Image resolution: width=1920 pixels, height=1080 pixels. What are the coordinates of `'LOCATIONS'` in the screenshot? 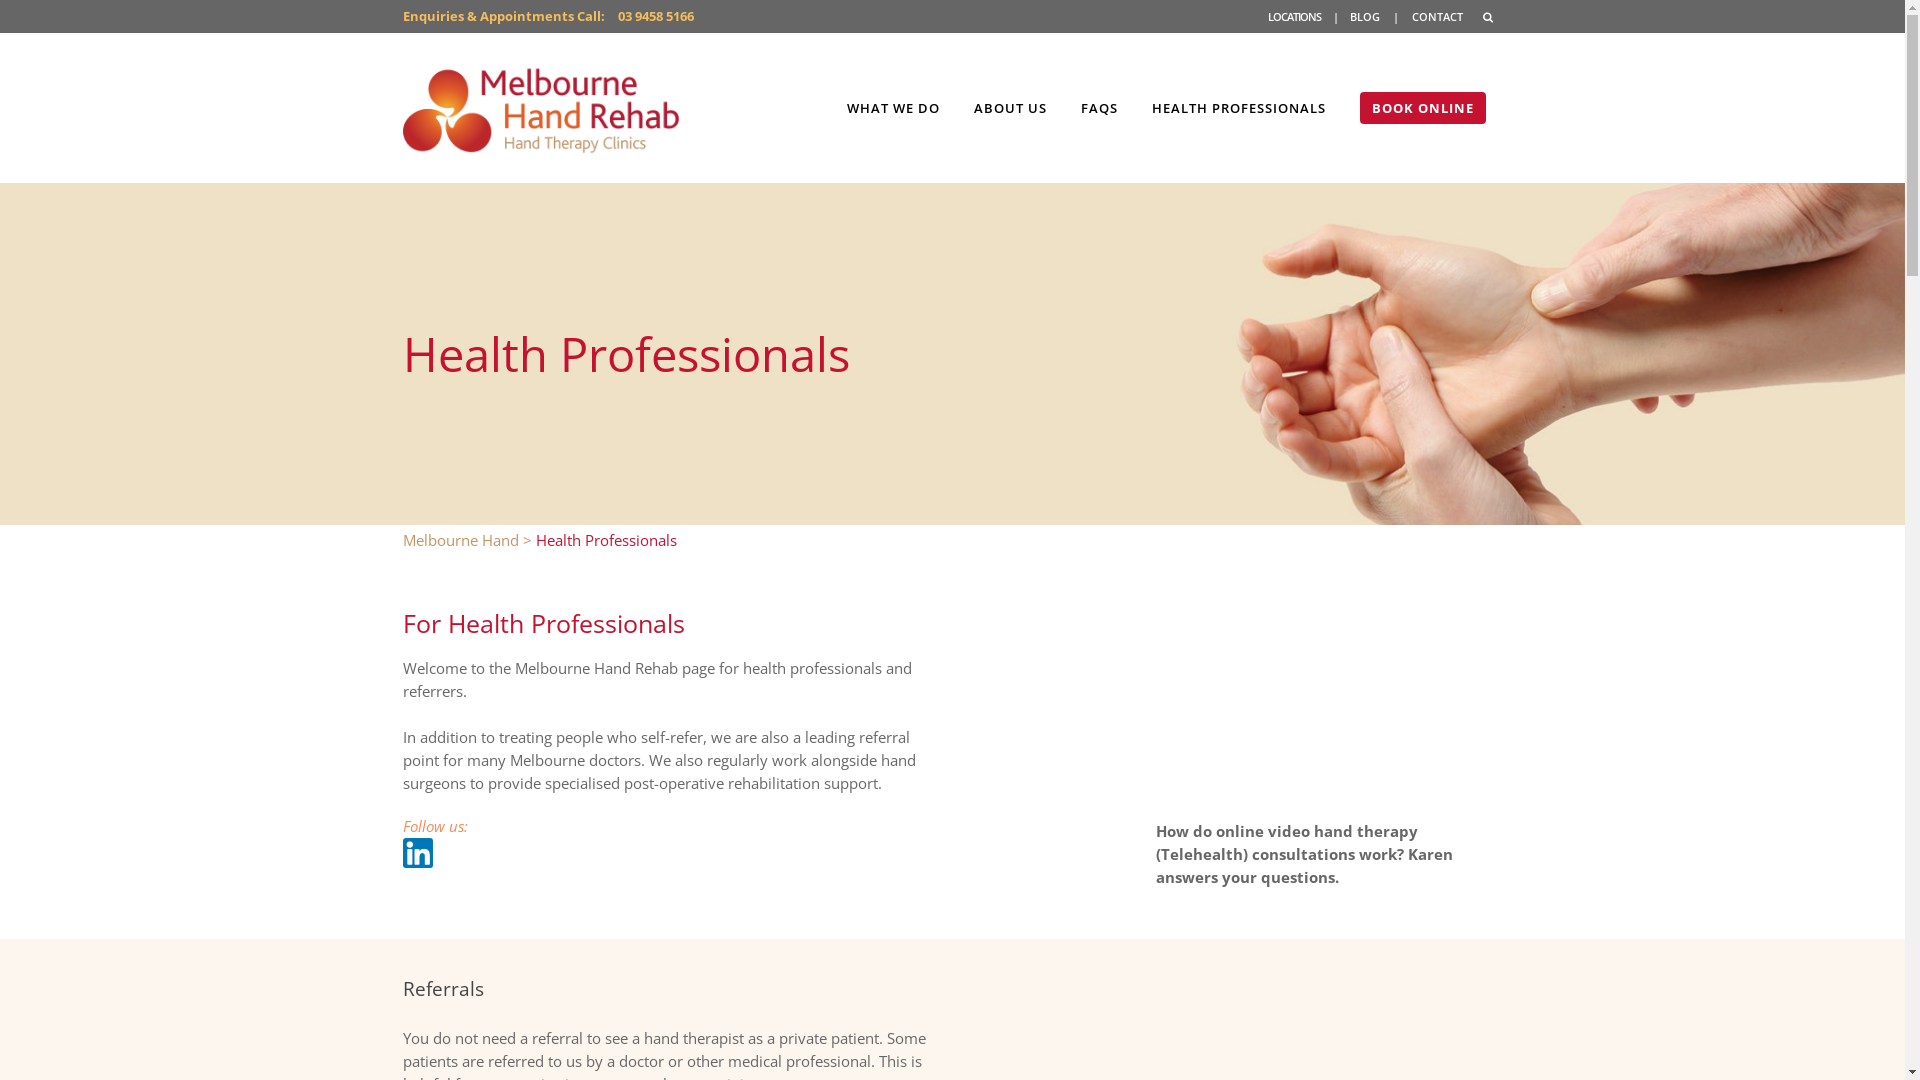 It's located at (1266, 16).